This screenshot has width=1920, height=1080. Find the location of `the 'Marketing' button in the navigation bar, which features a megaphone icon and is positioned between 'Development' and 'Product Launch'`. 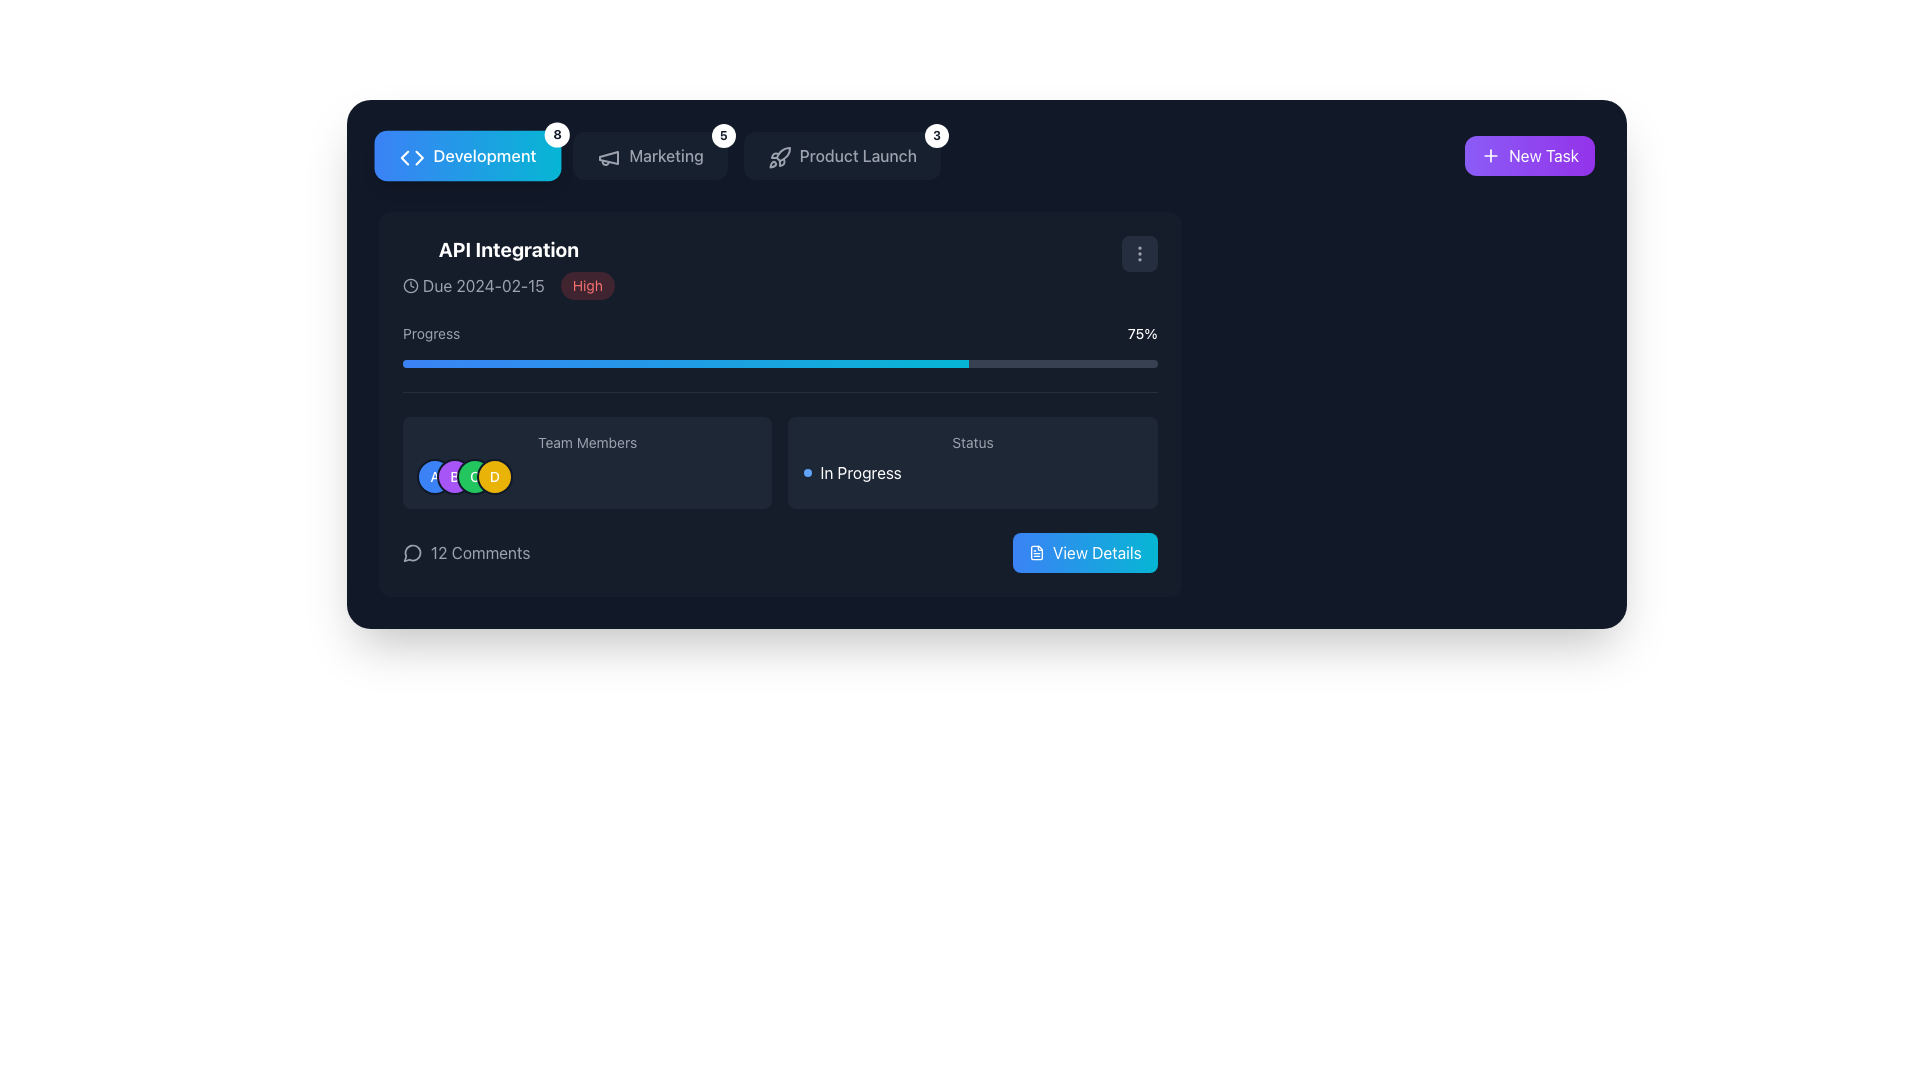

the 'Marketing' button in the navigation bar, which features a megaphone icon and is positioned between 'Development' and 'Product Launch' is located at coordinates (659, 154).